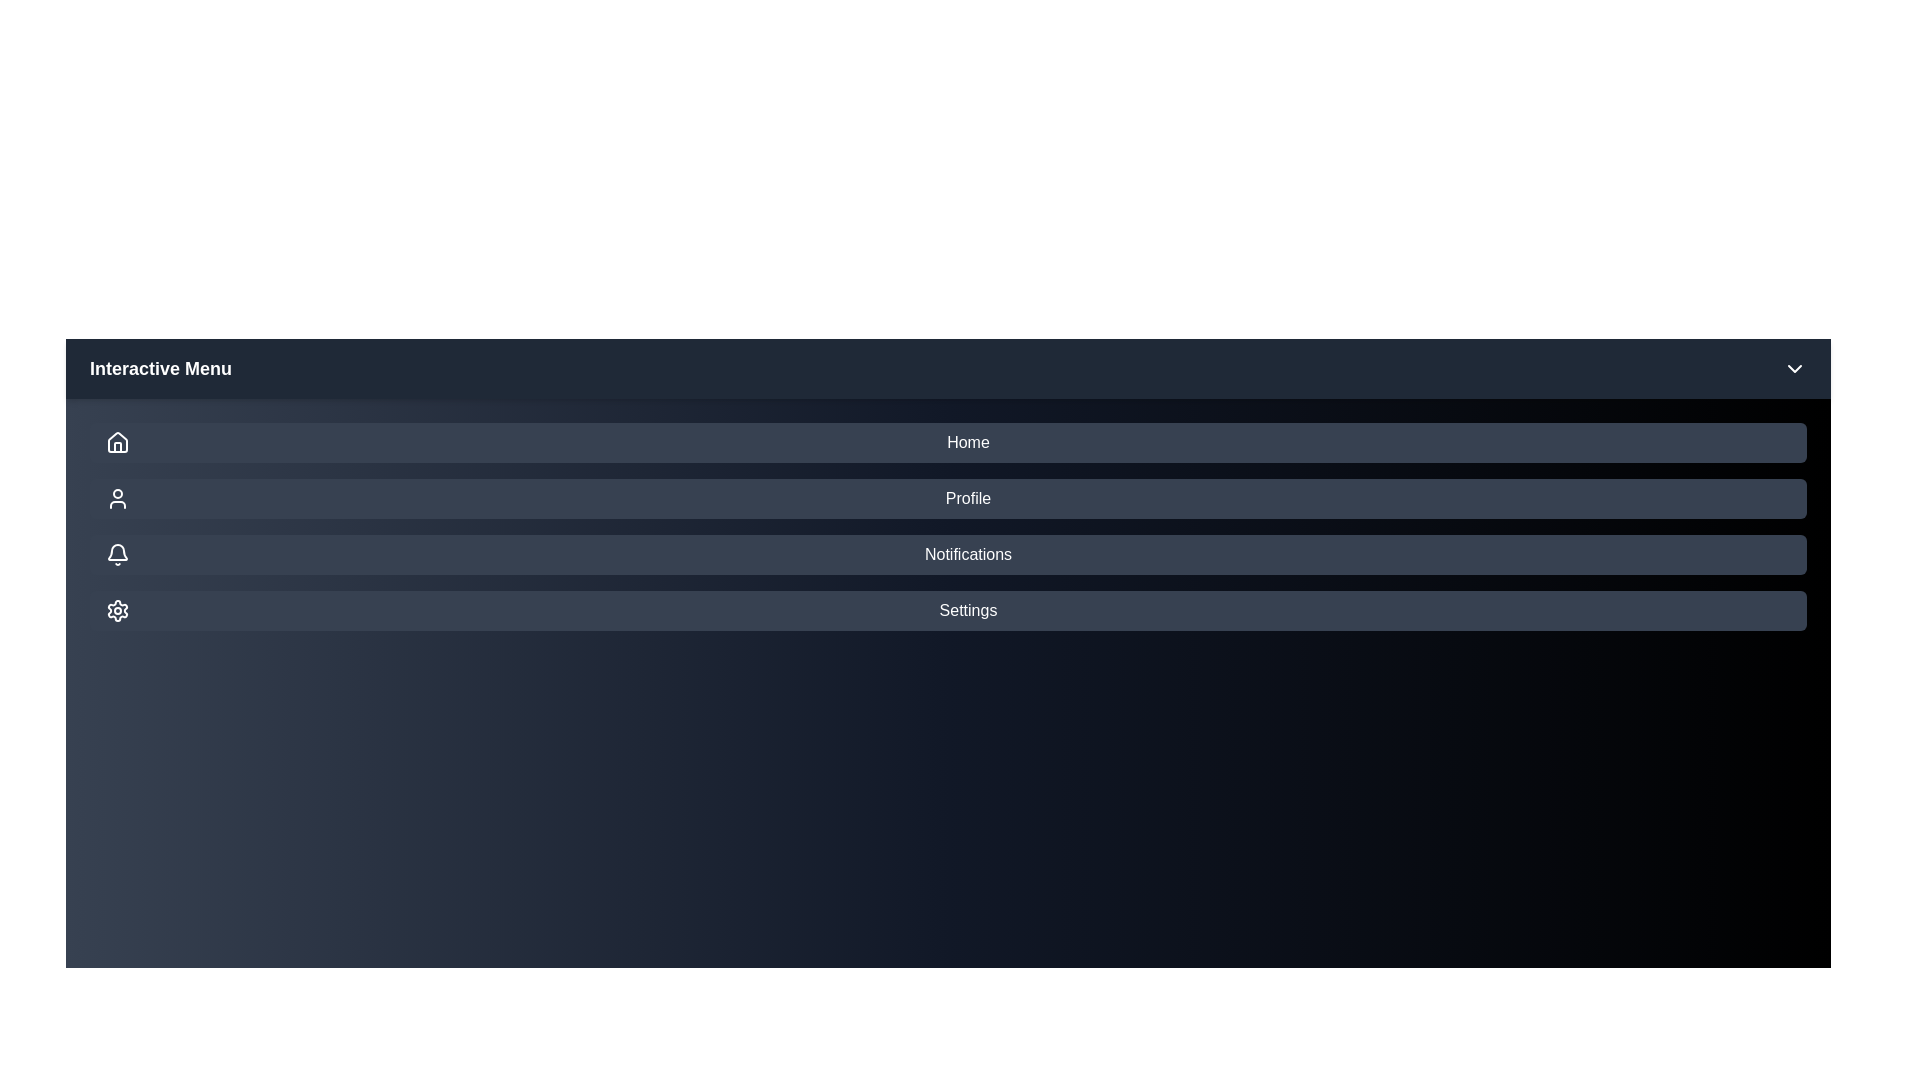  What do you see at coordinates (947, 609) in the screenshot?
I see `the menu item Settings` at bounding box center [947, 609].